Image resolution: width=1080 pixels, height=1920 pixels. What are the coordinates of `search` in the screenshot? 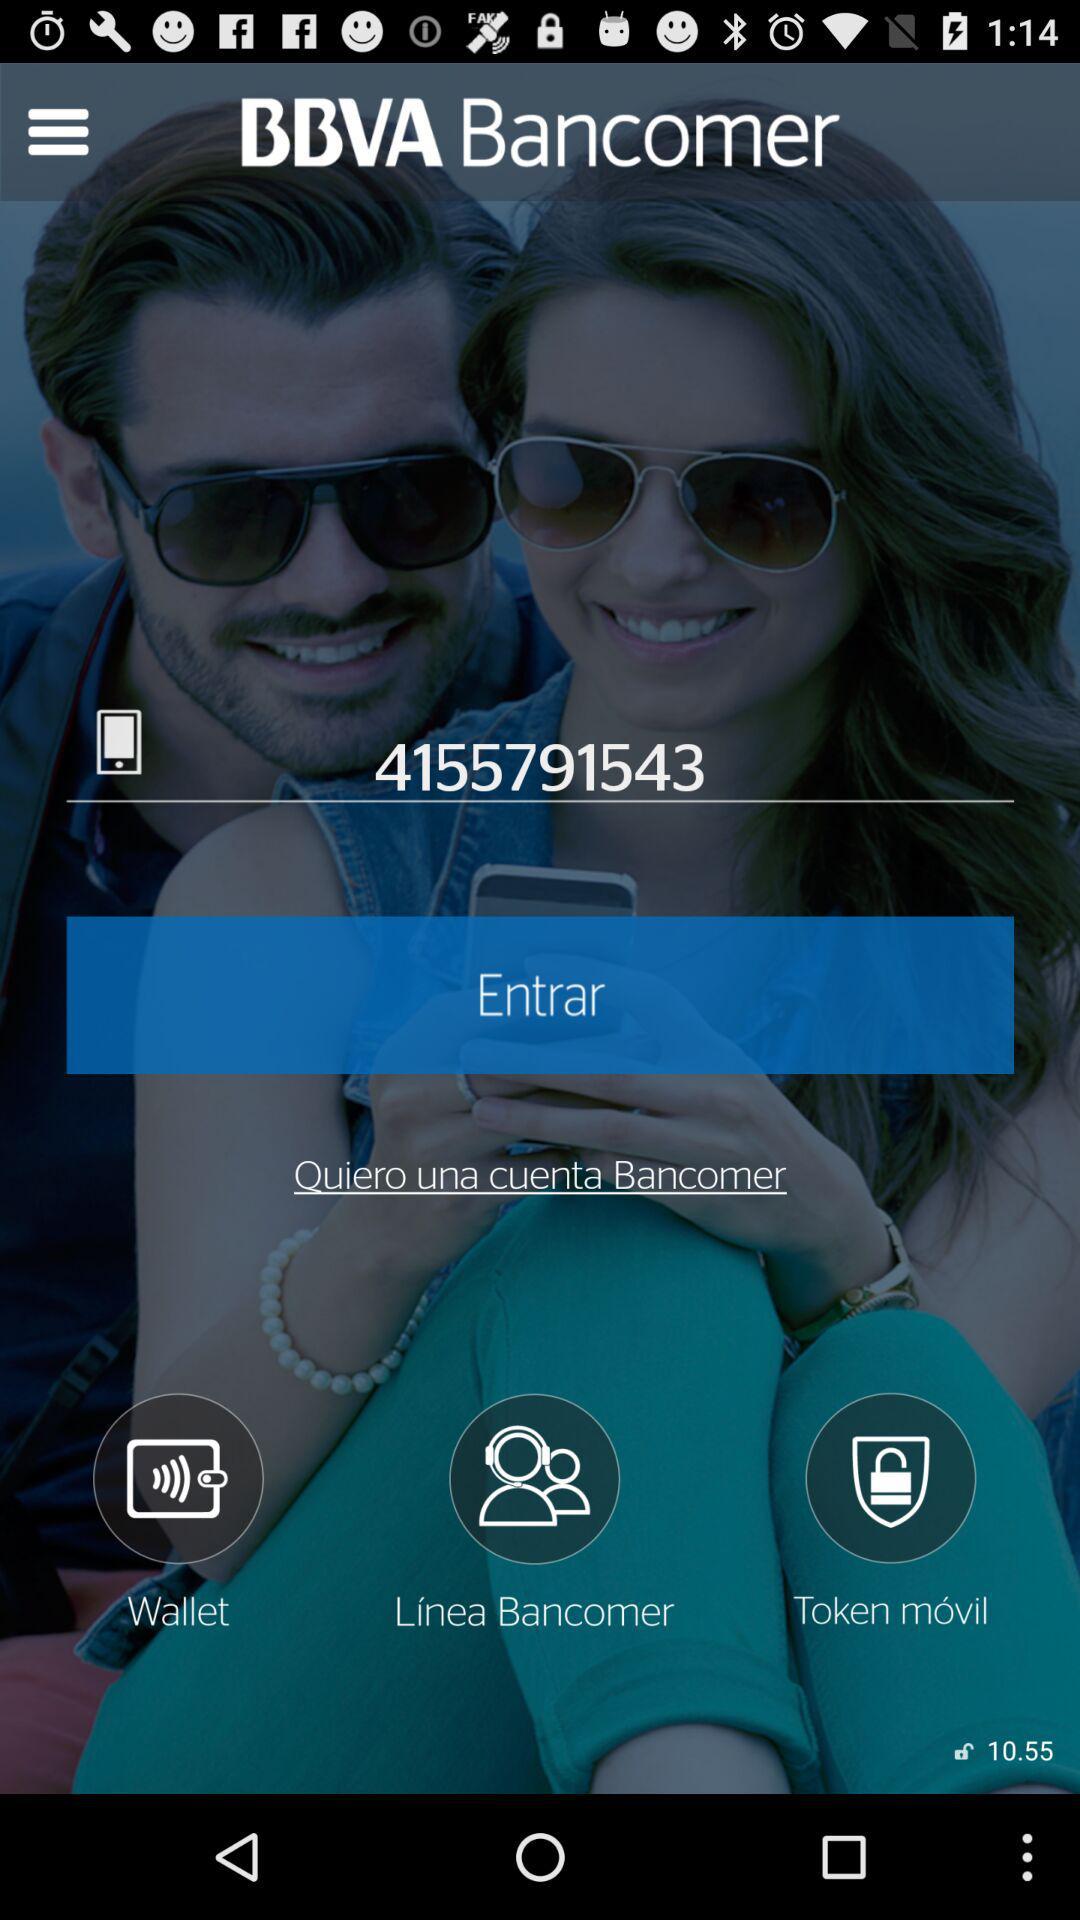 It's located at (56, 131).